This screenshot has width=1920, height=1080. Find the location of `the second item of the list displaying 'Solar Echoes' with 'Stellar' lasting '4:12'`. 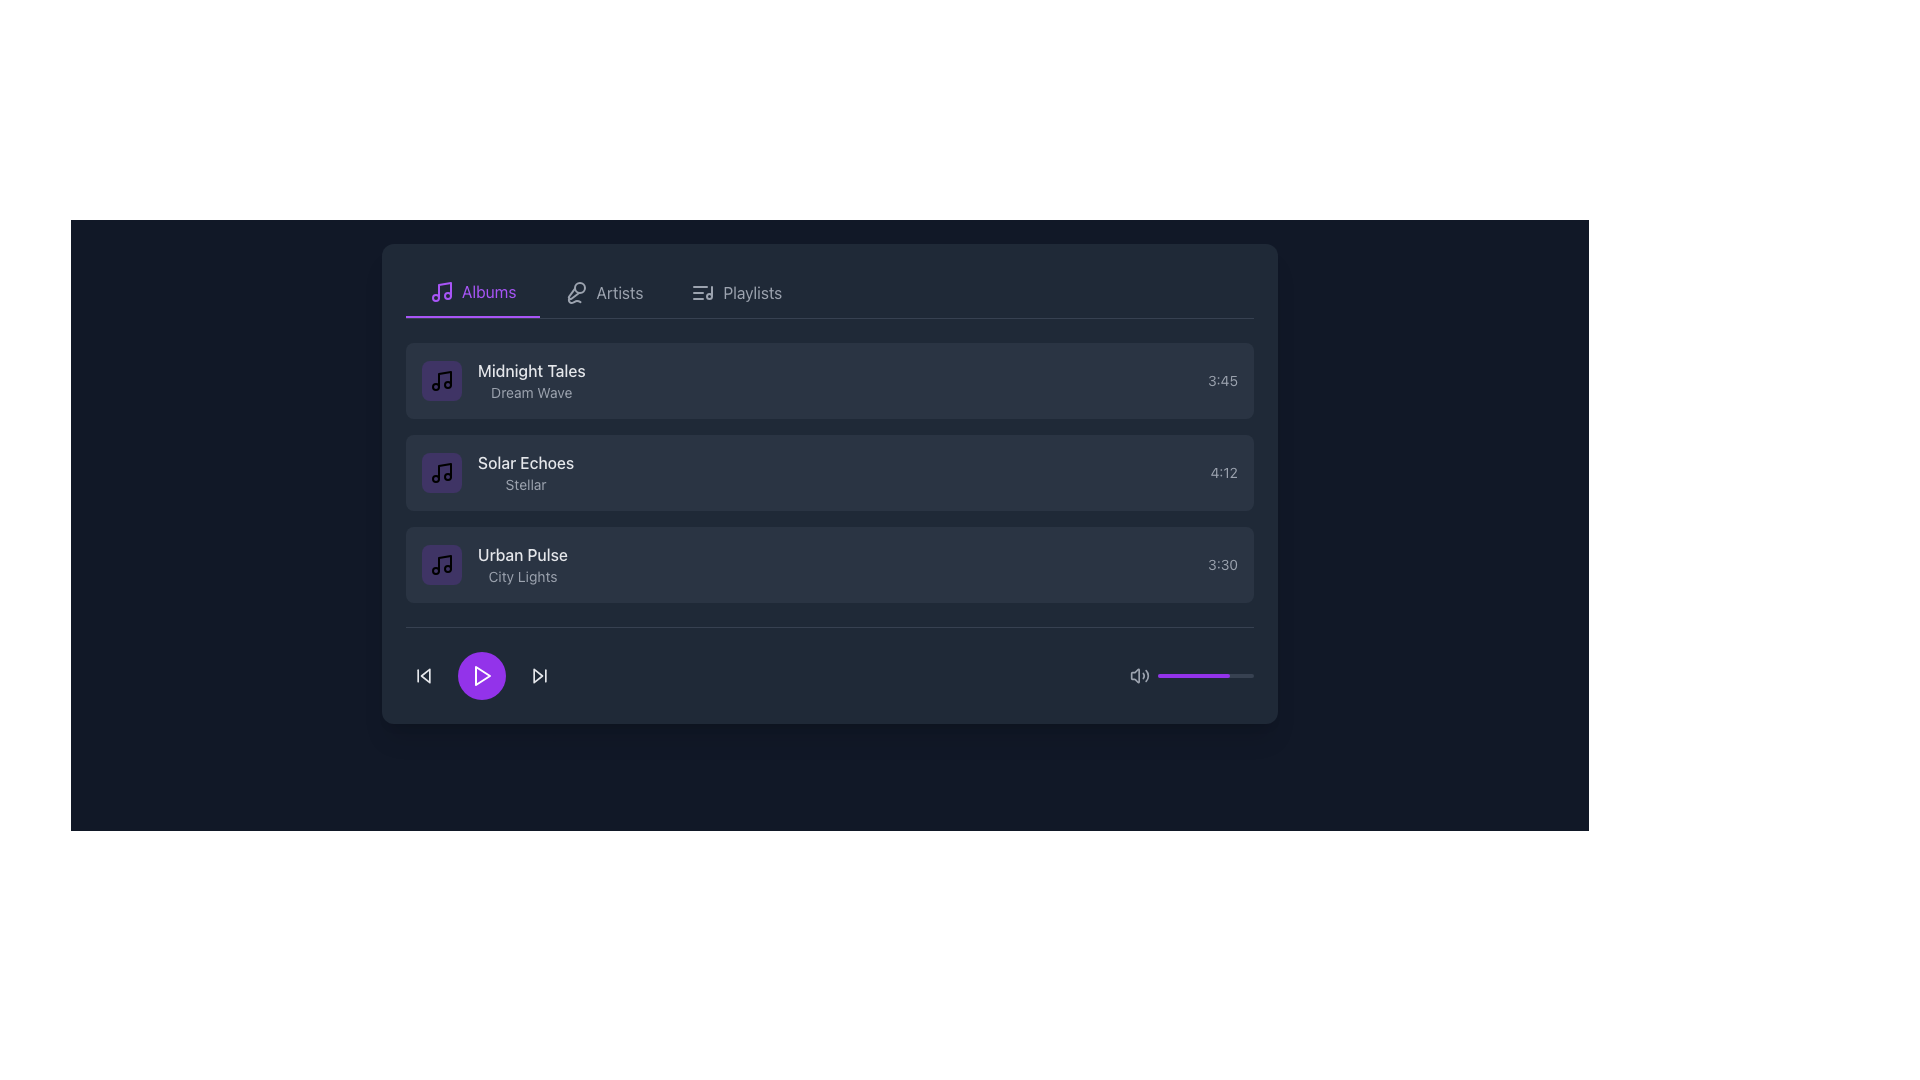

the second item of the list displaying 'Solar Echoes' with 'Stellar' lasting '4:12' is located at coordinates (830, 473).